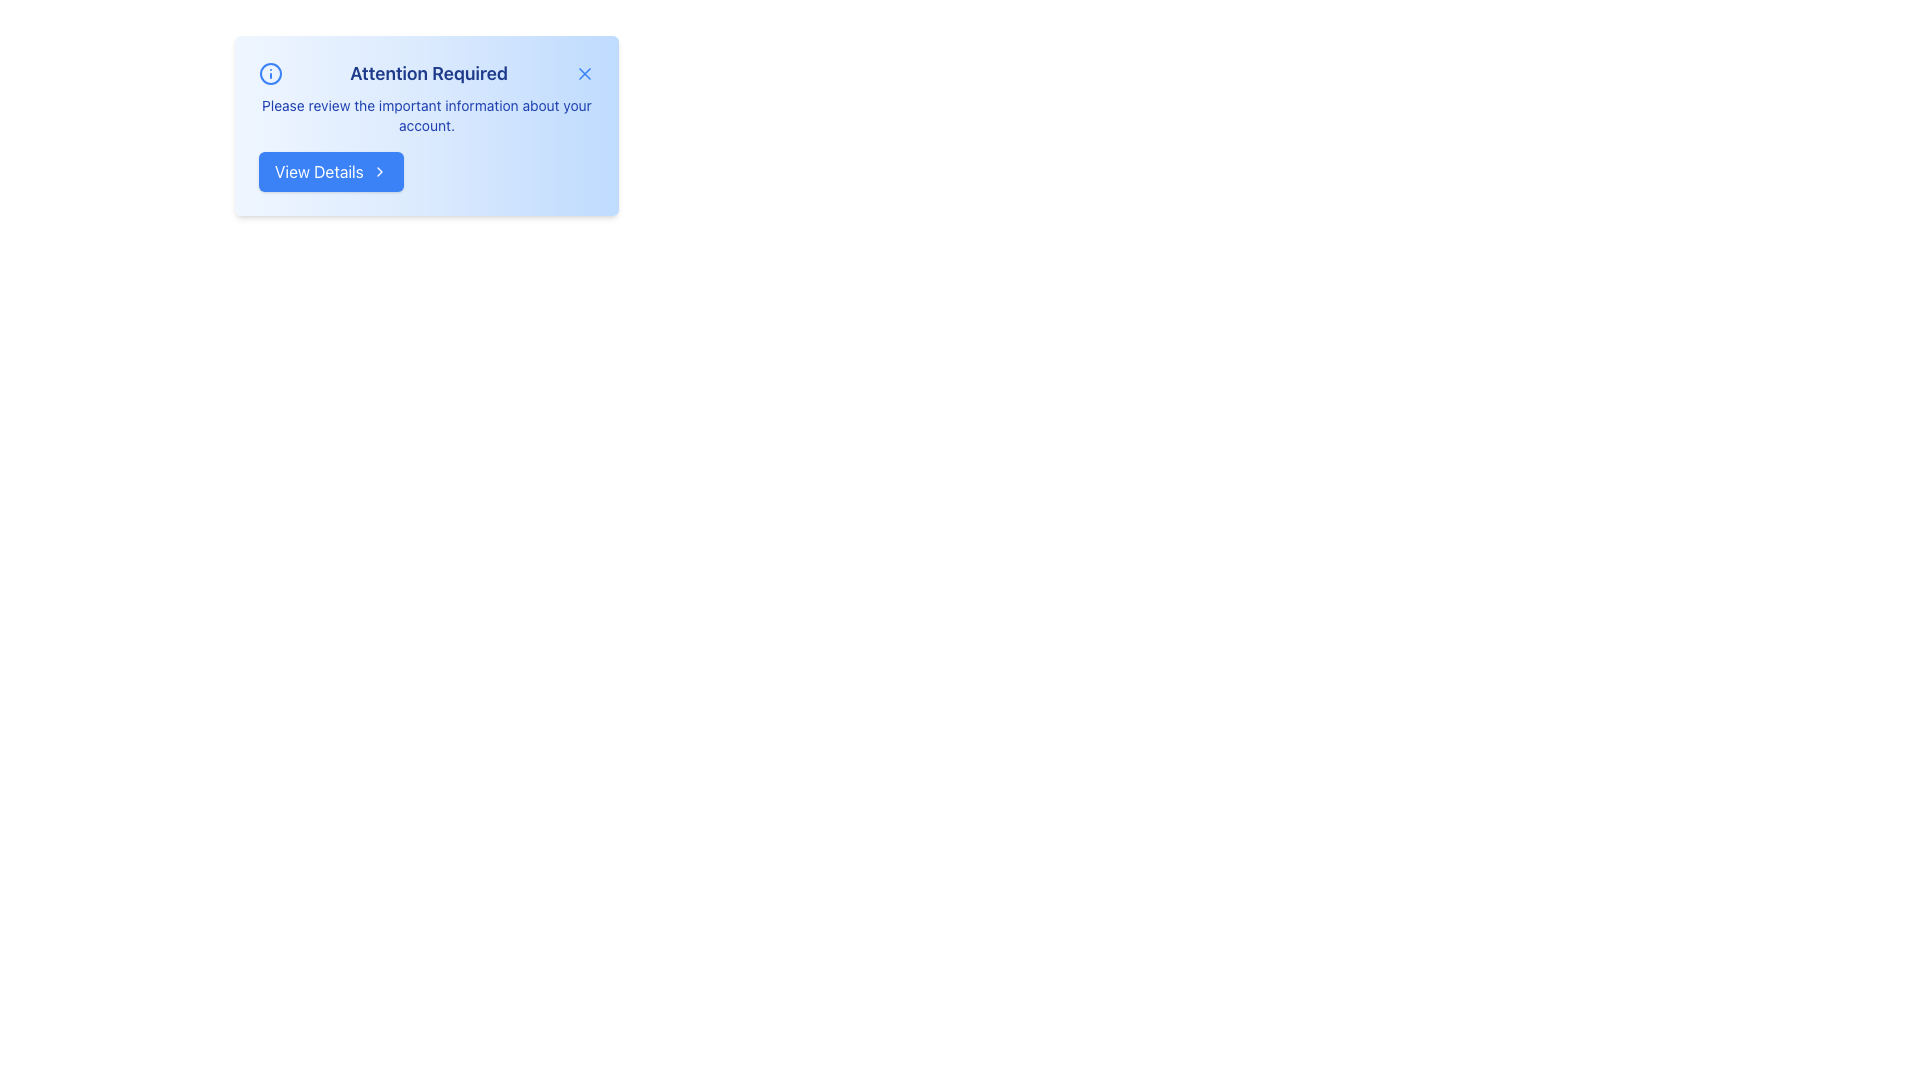 The width and height of the screenshot is (1920, 1080). I want to click on the Text Label that serves as a heading for the notification, located at the top of the notification box with a blue circular information icon on its left and a close icon on its right, so click(426, 72).